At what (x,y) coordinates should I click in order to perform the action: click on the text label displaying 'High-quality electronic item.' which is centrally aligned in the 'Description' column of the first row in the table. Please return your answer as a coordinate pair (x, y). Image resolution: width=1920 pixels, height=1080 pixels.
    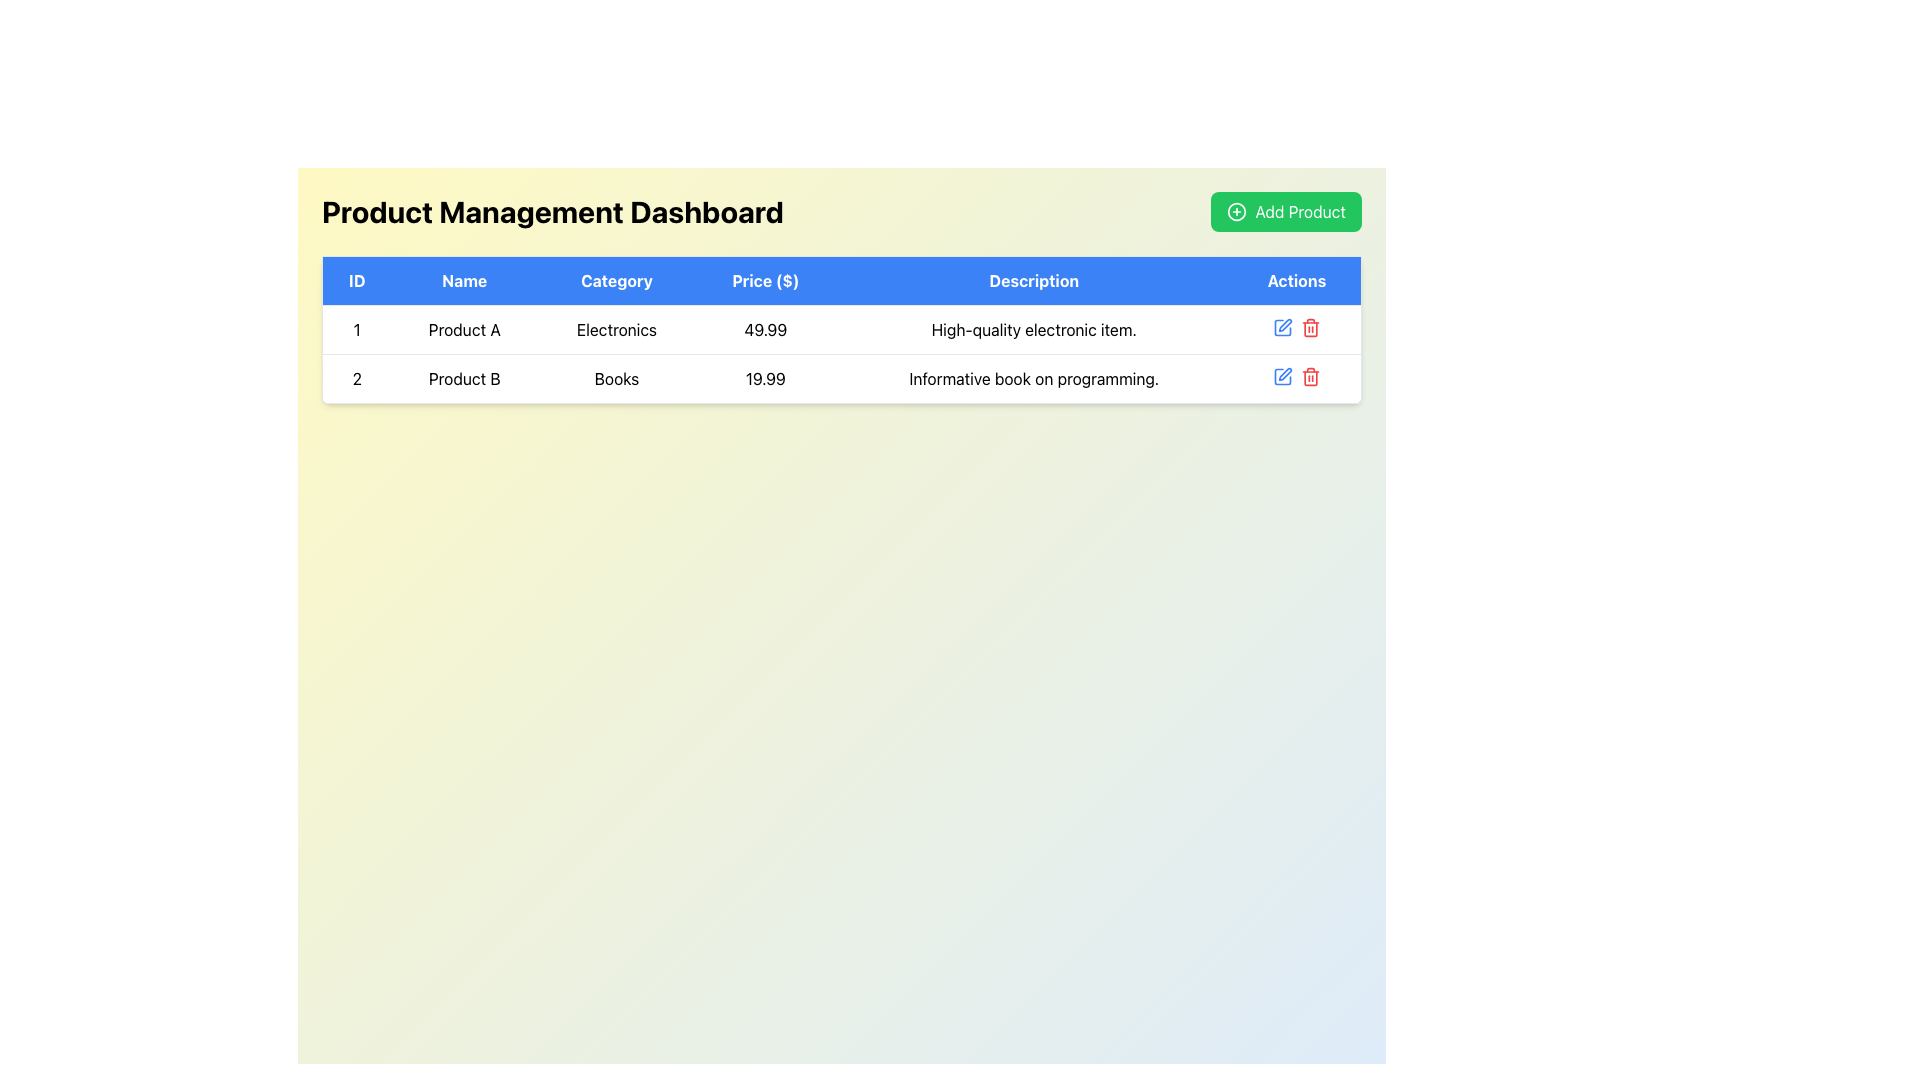
    Looking at the image, I should click on (1034, 329).